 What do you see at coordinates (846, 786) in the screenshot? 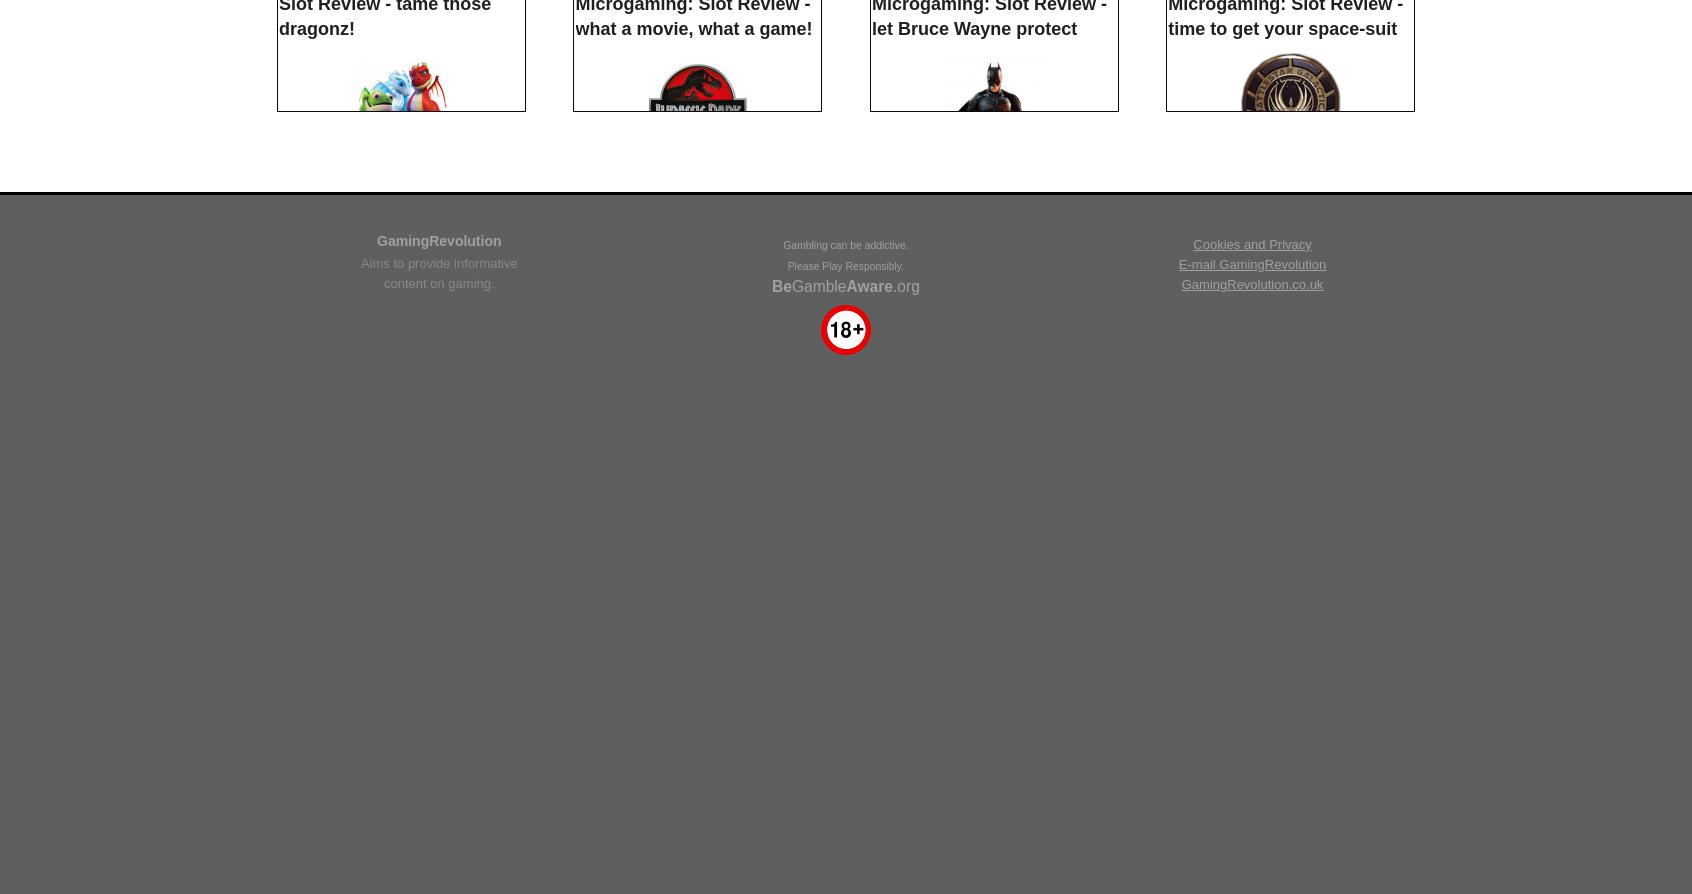
I see `'Aware'` at bounding box center [846, 786].